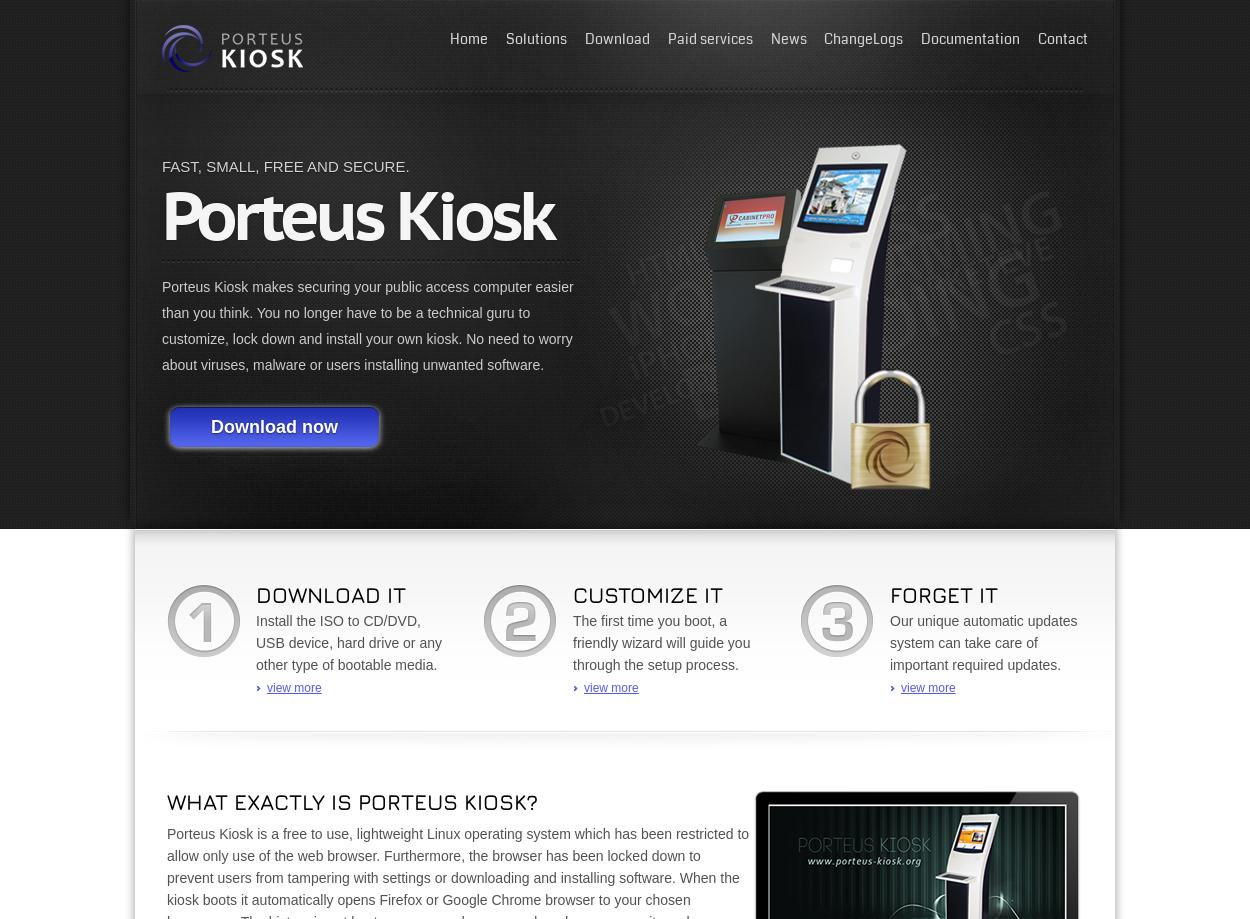 The width and height of the screenshot is (1250, 919). I want to click on 'Download now', so click(274, 426).